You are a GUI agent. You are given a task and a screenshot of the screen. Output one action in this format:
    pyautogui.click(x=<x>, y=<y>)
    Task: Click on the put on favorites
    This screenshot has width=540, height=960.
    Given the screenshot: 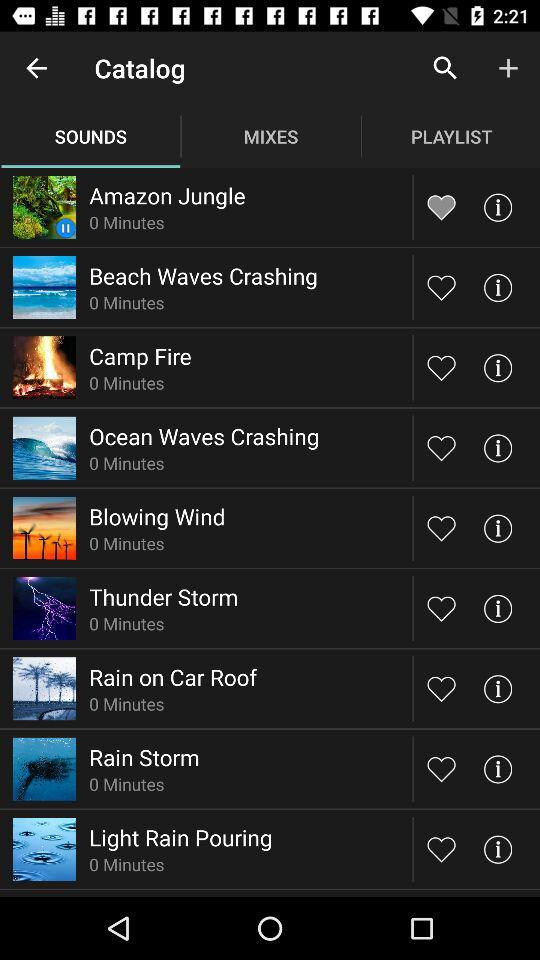 What is the action you would take?
    pyautogui.click(x=441, y=607)
    